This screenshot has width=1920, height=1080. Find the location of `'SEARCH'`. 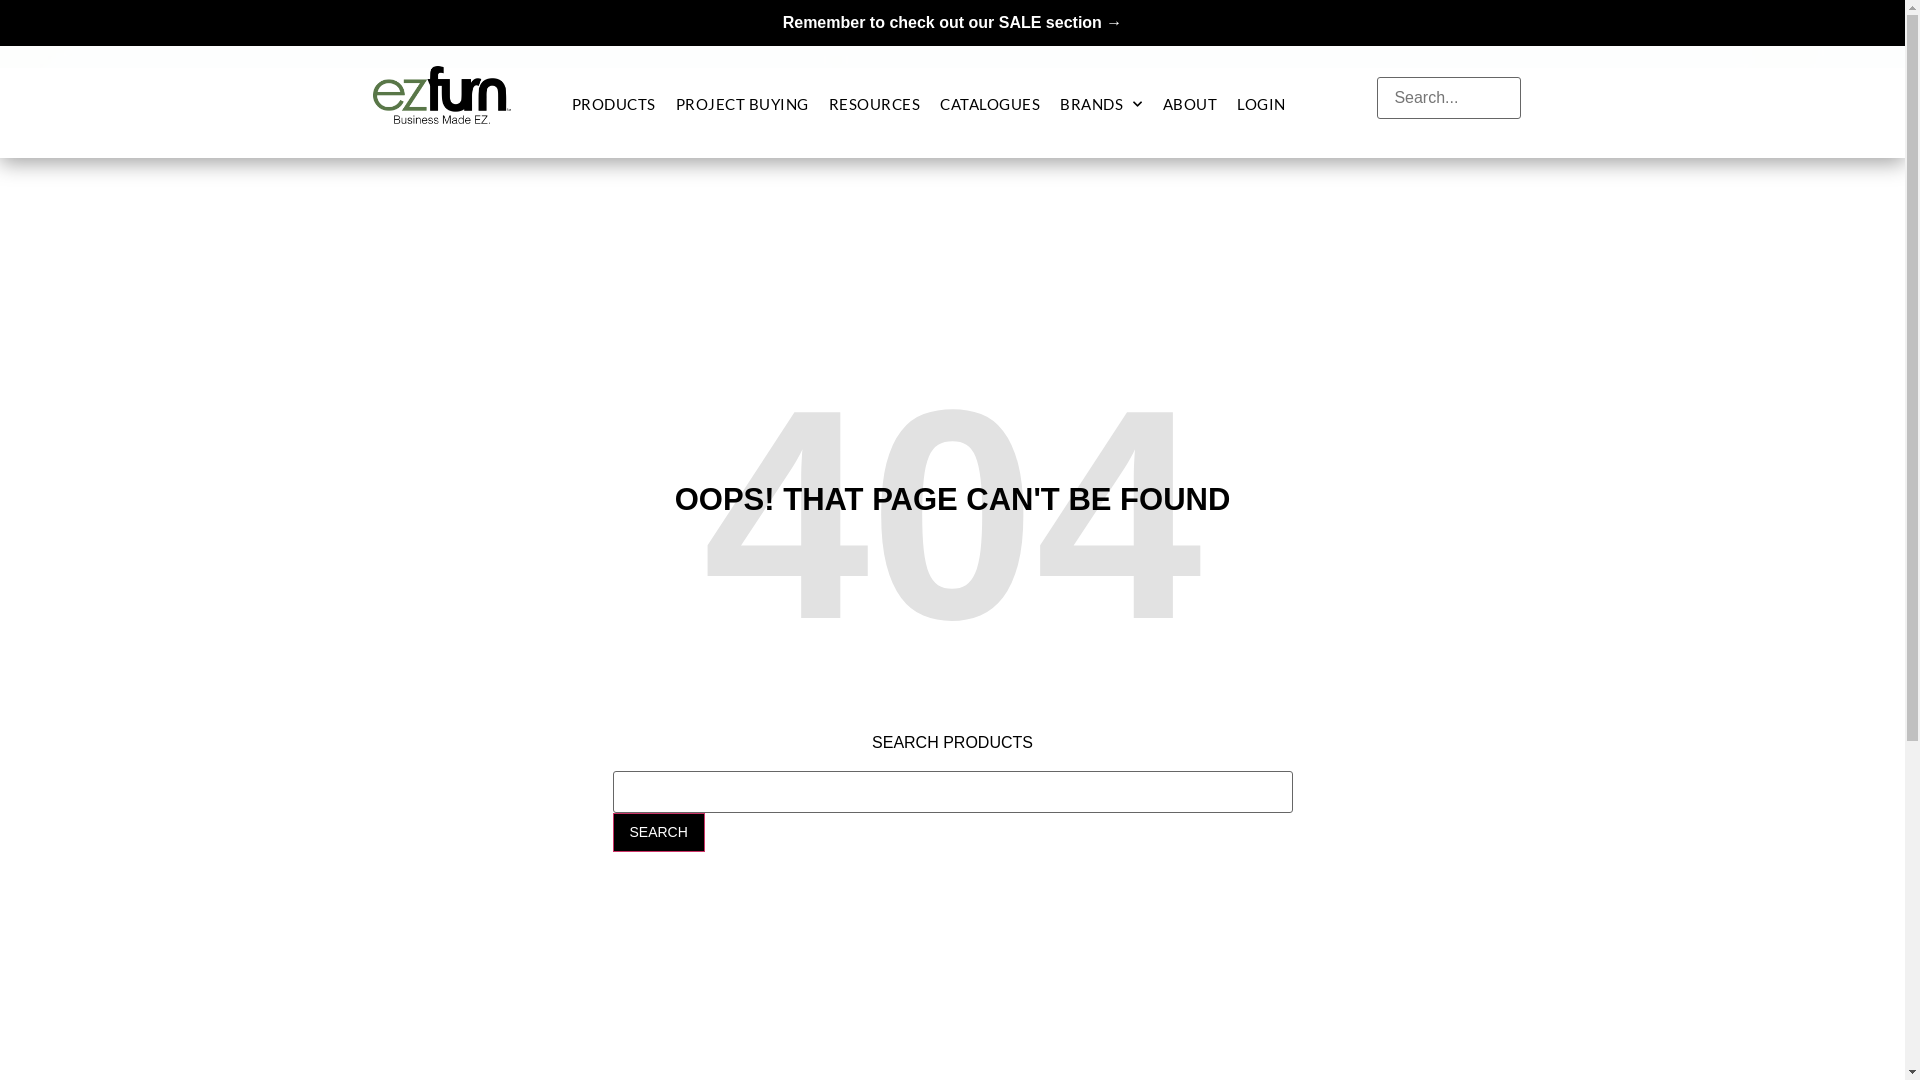

'SEARCH' is located at coordinates (657, 831).